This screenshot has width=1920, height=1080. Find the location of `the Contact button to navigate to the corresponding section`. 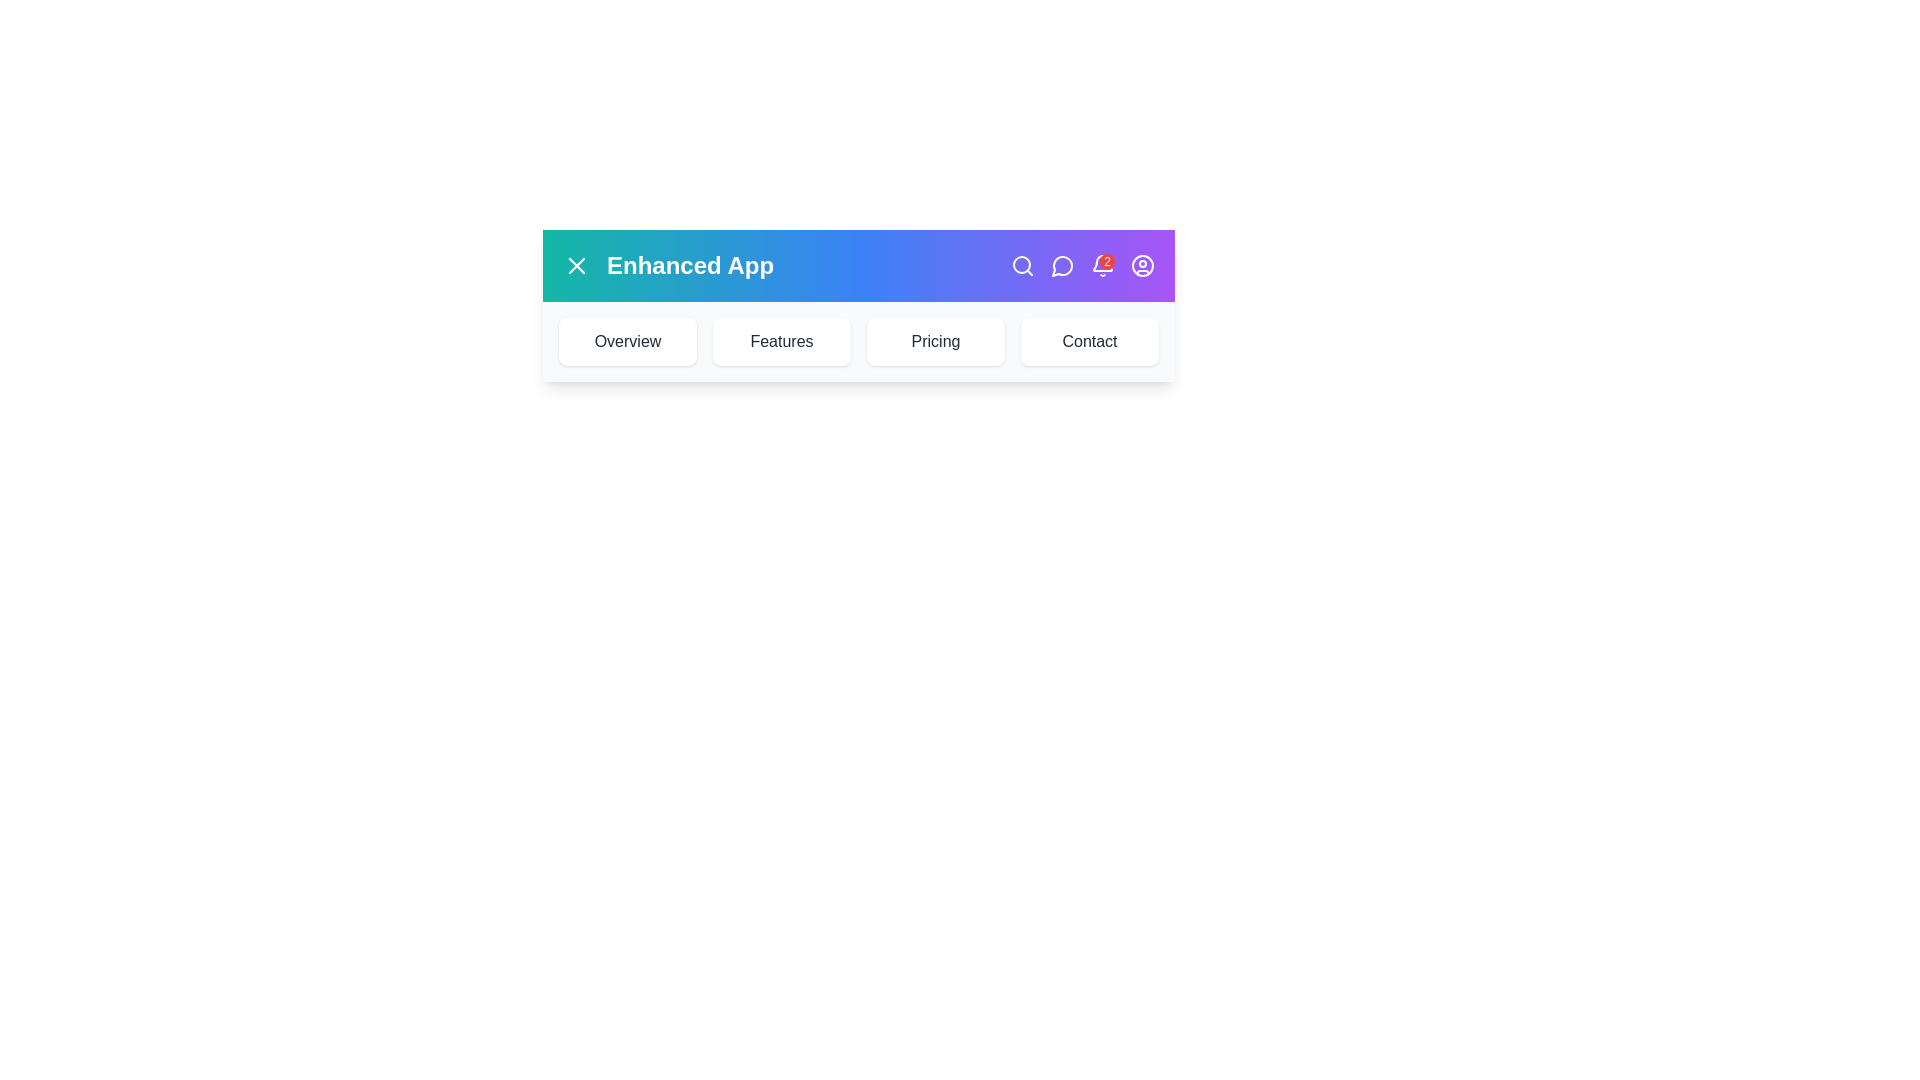

the Contact button to navigate to the corresponding section is located at coordinates (1088, 341).